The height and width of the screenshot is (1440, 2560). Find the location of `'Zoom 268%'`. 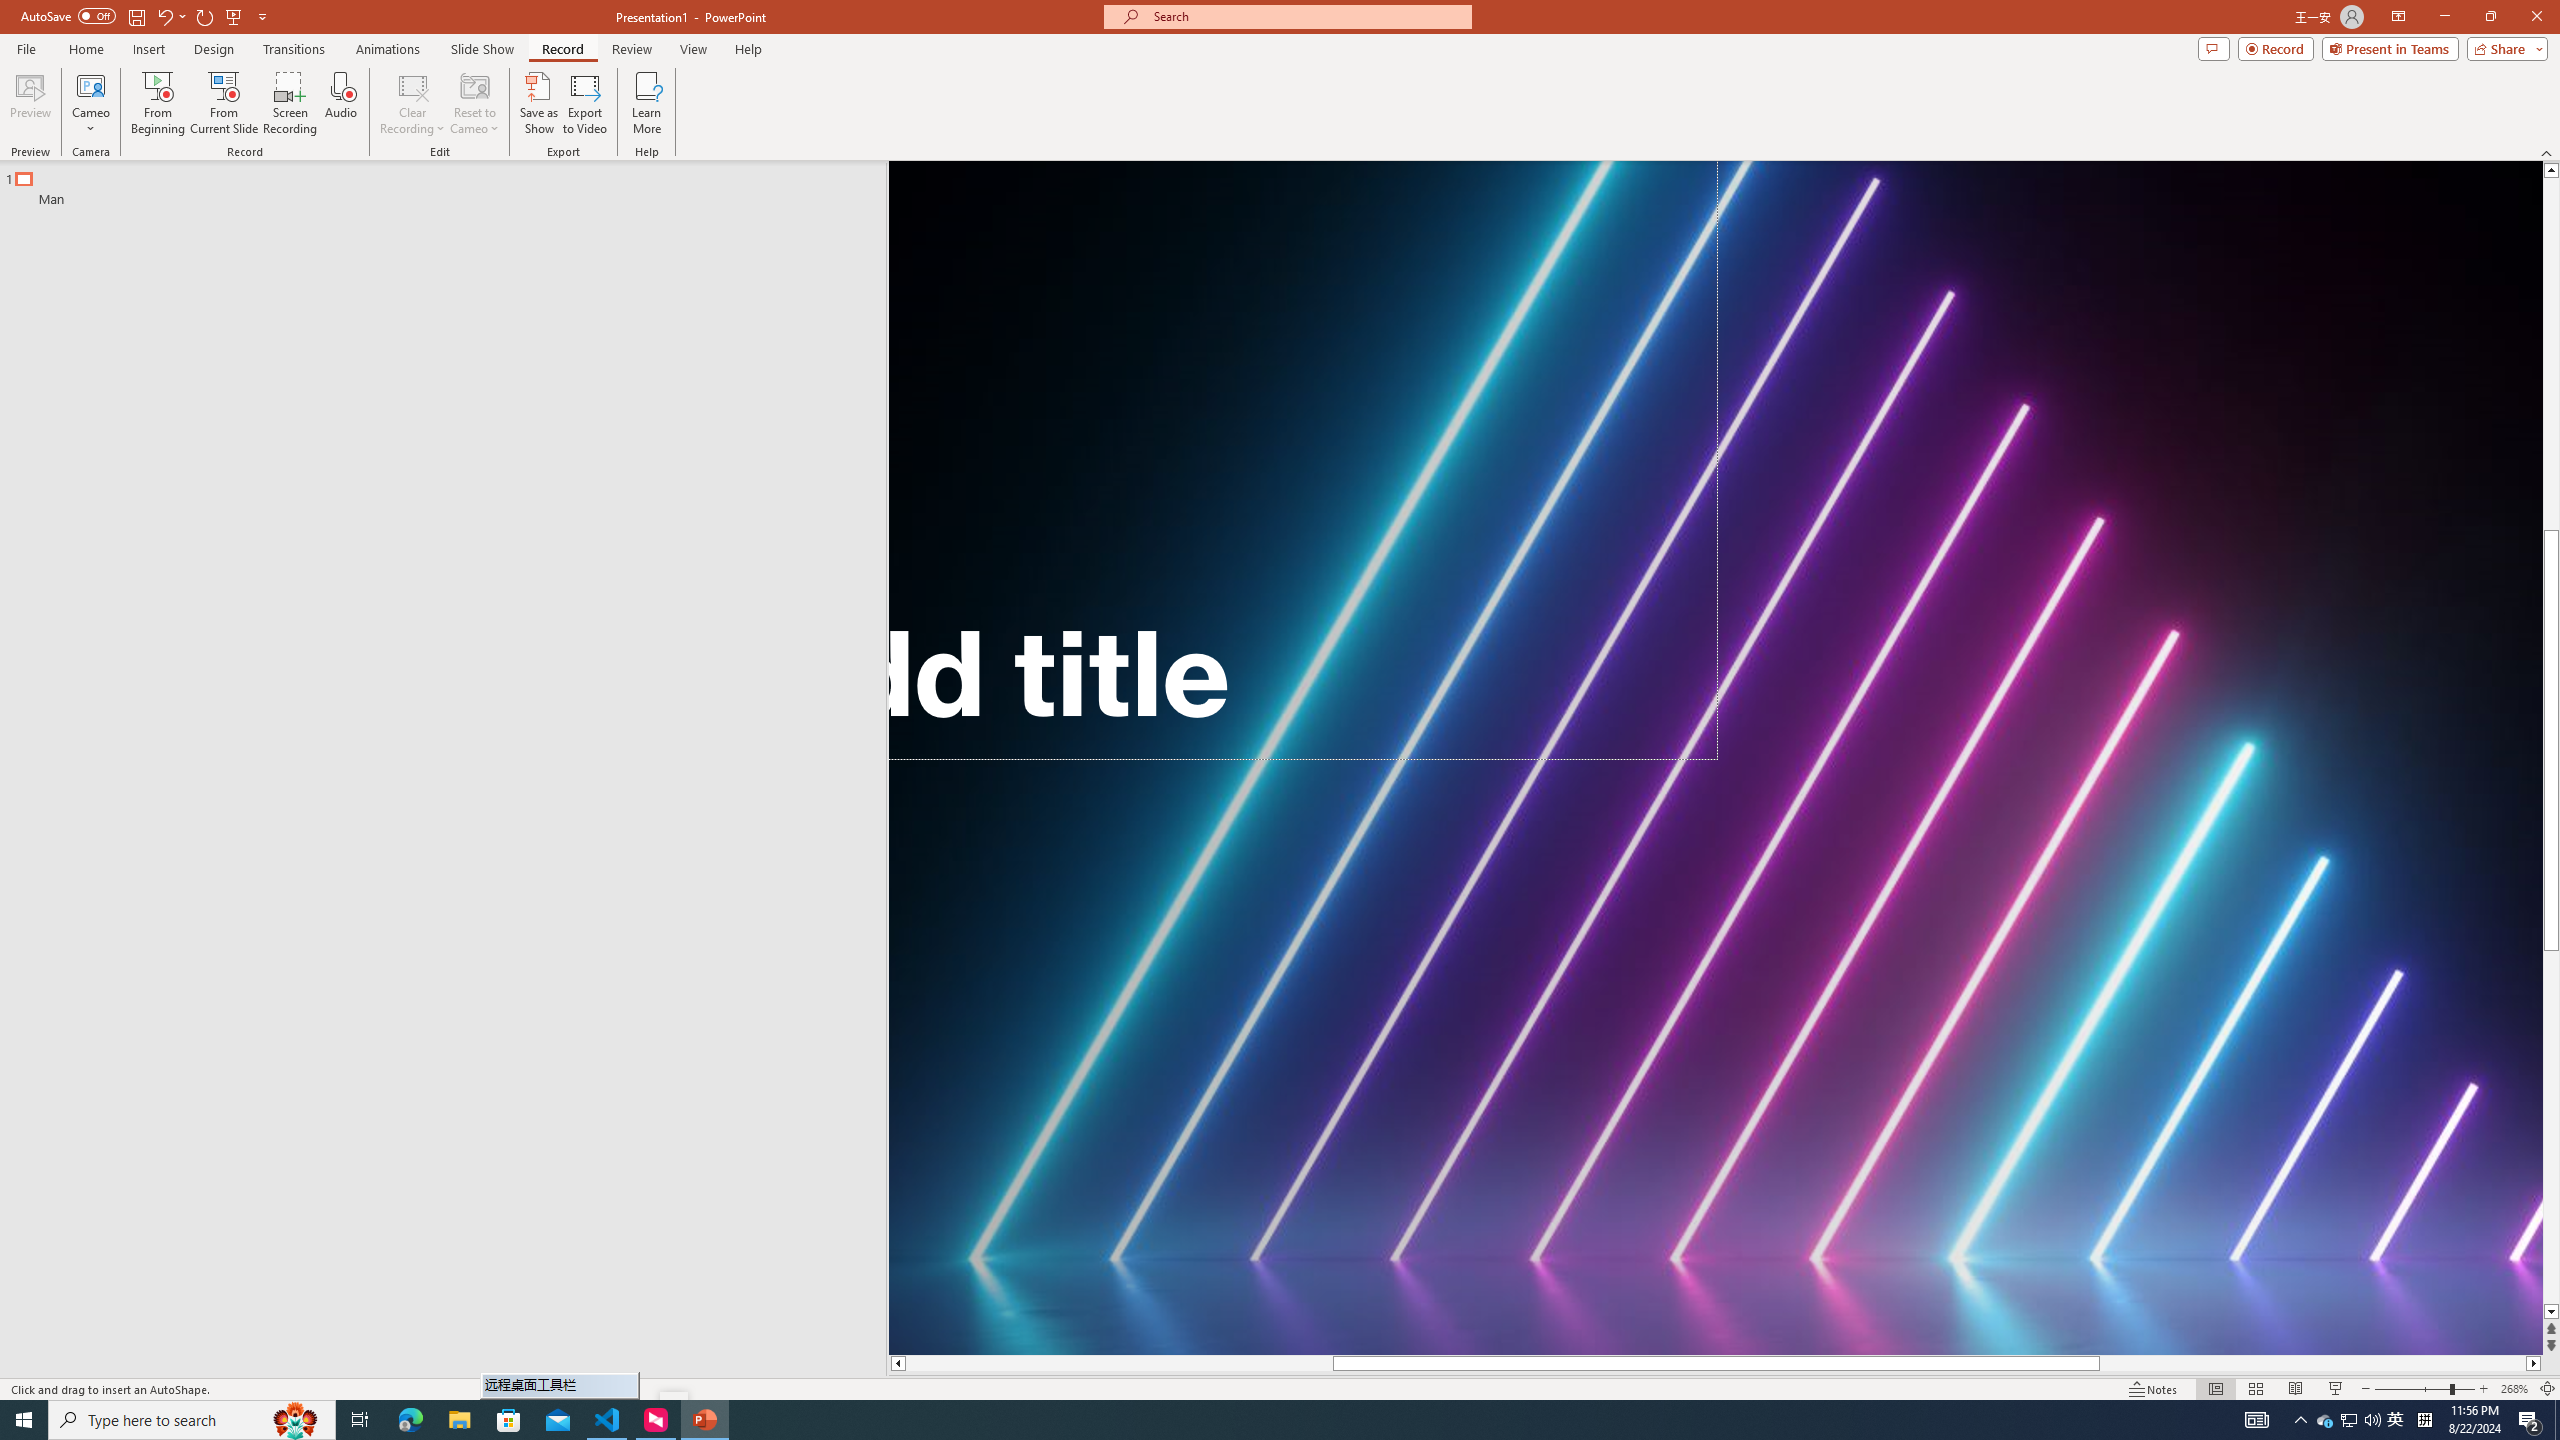

'Zoom 268%' is located at coordinates (2515, 1389).